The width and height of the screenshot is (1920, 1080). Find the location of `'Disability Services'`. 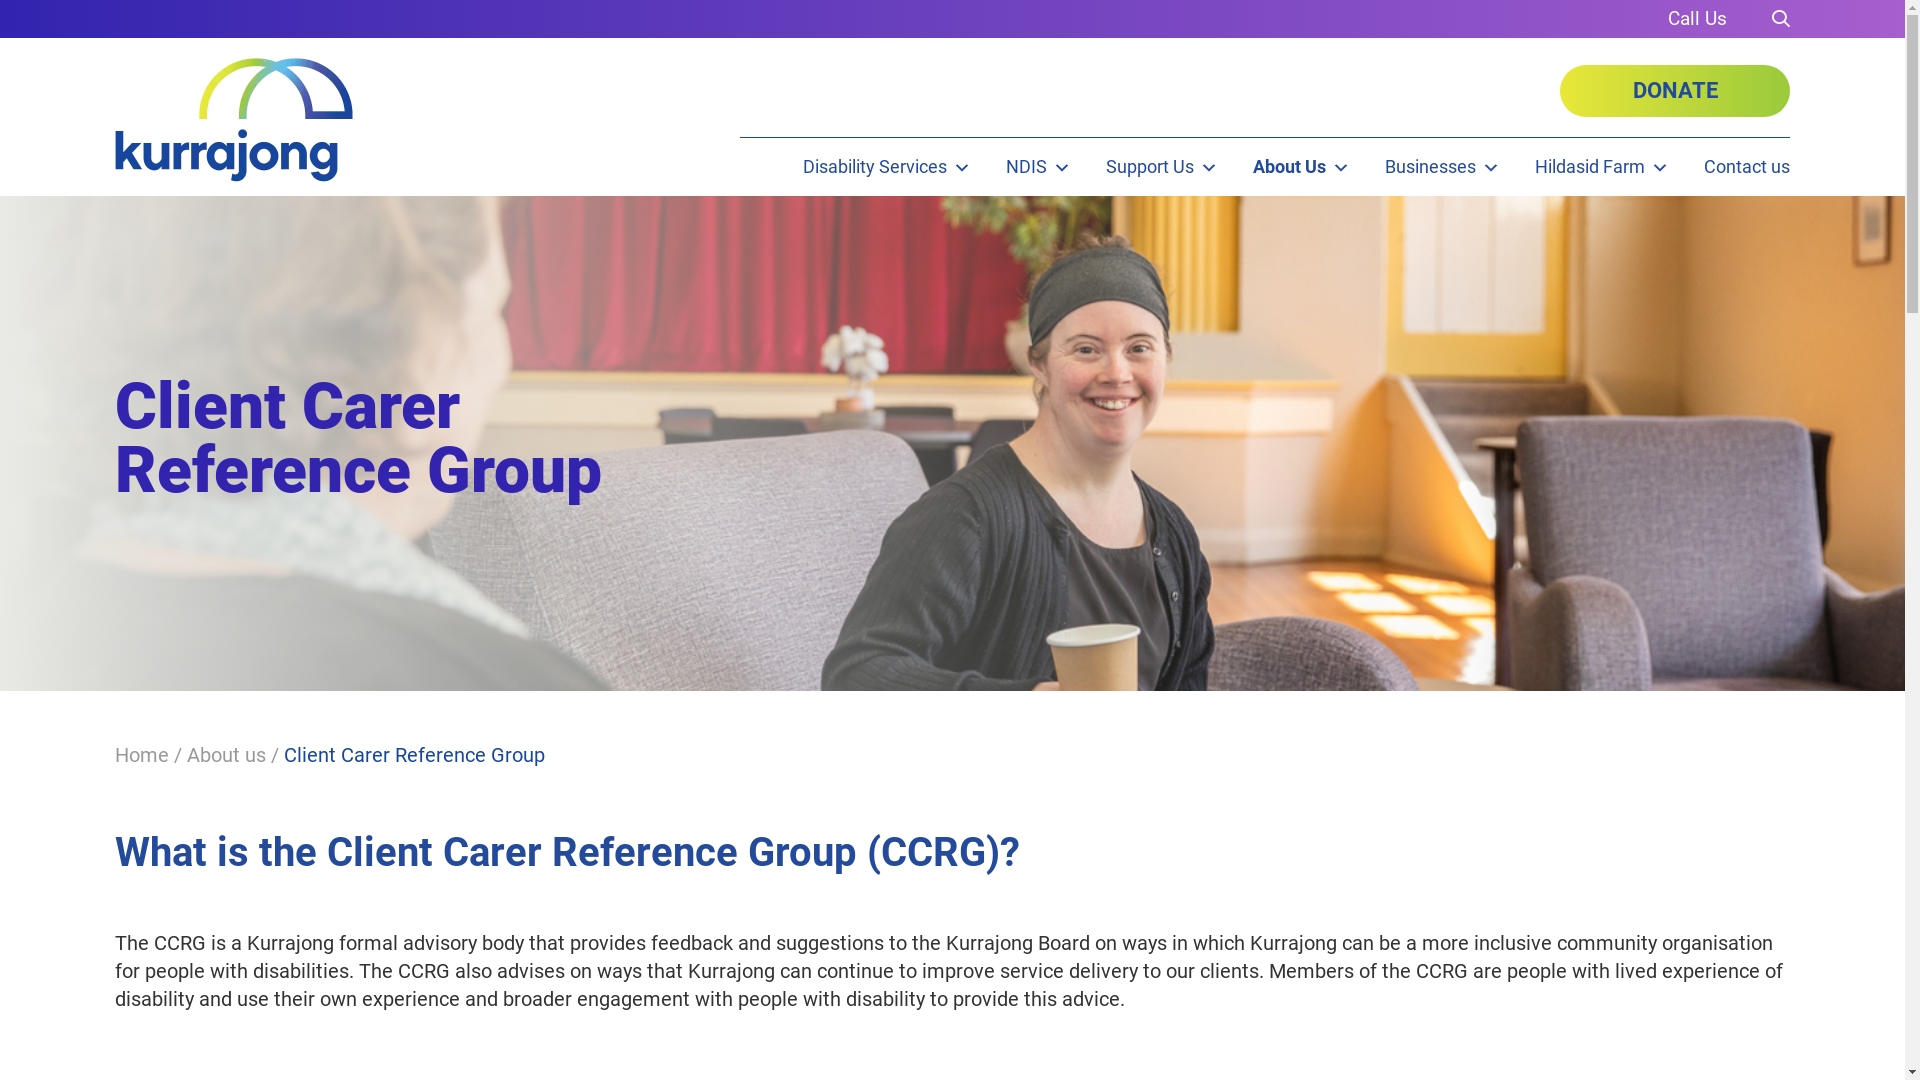

'Disability Services' is located at coordinates (886, 165).